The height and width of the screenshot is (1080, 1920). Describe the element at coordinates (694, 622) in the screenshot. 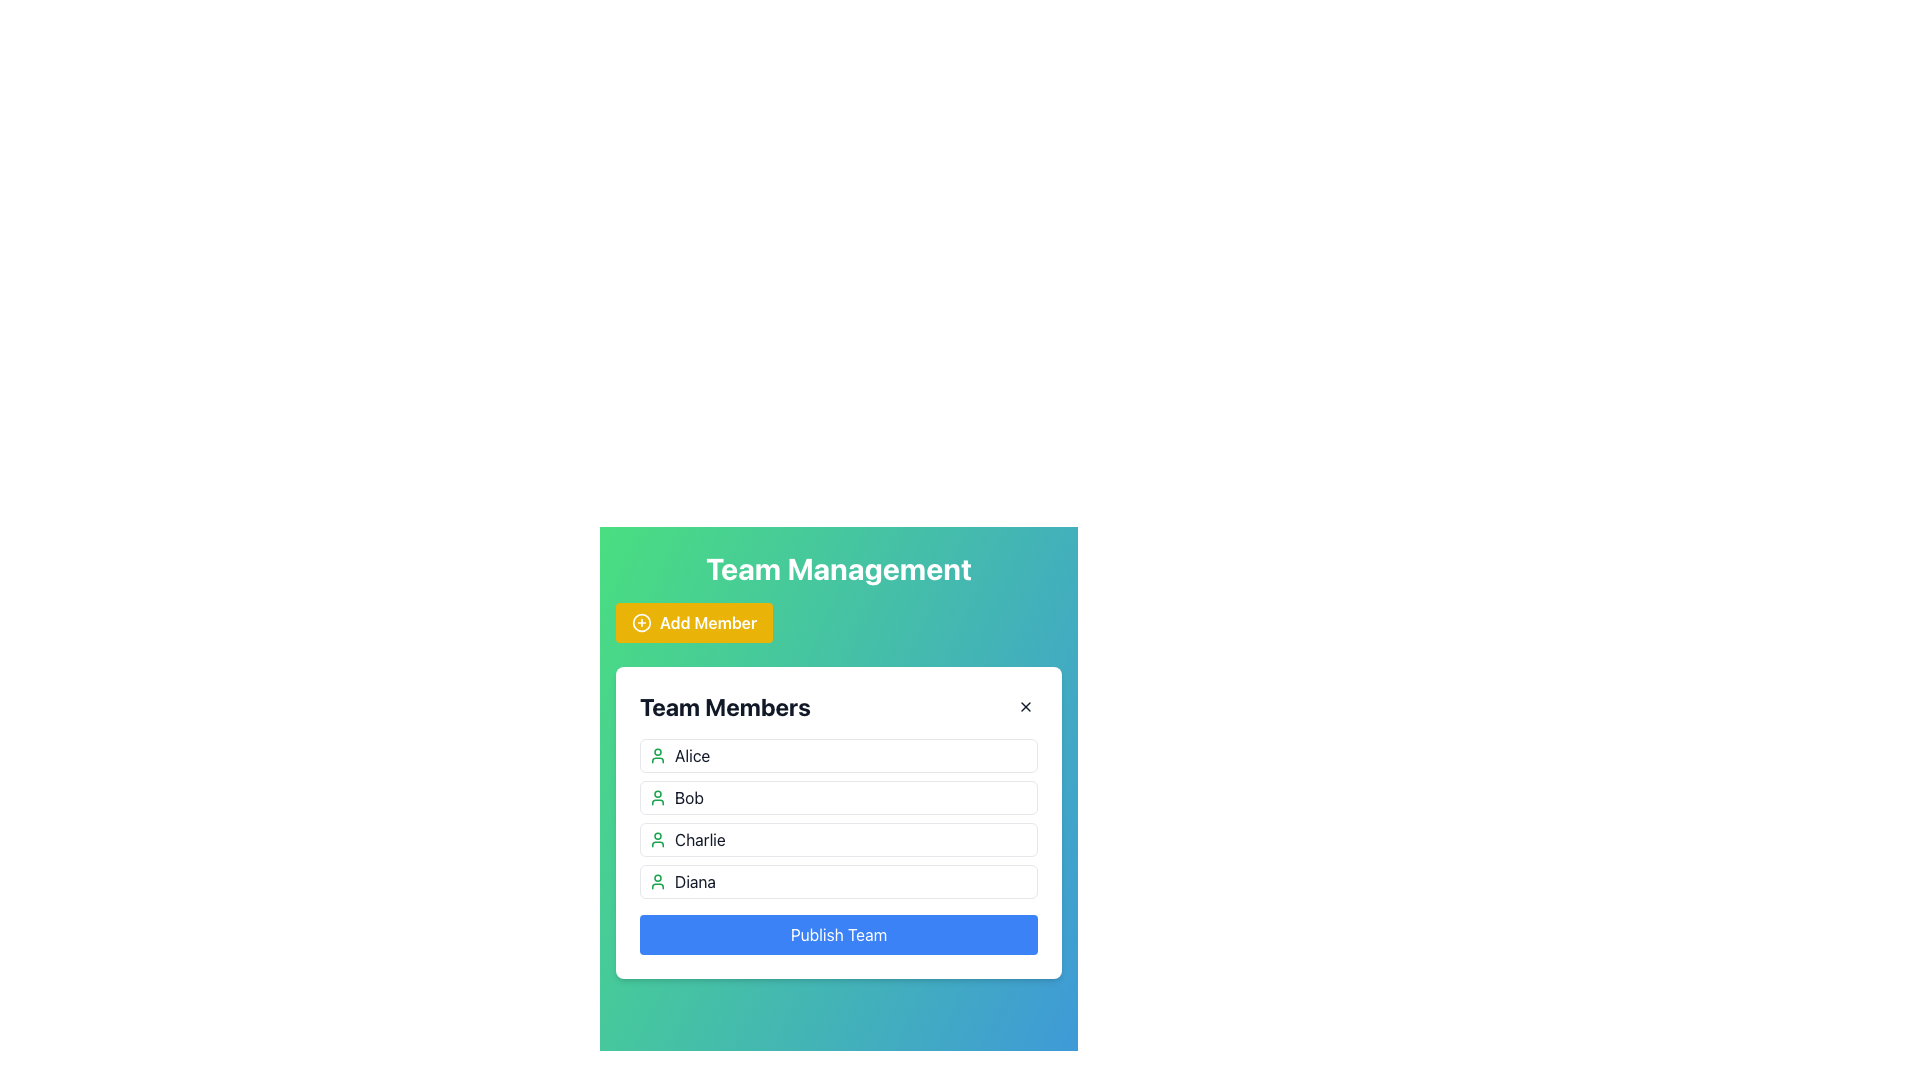

I see `the 'Add Member' button with a yellow background and bold white text` at that location.